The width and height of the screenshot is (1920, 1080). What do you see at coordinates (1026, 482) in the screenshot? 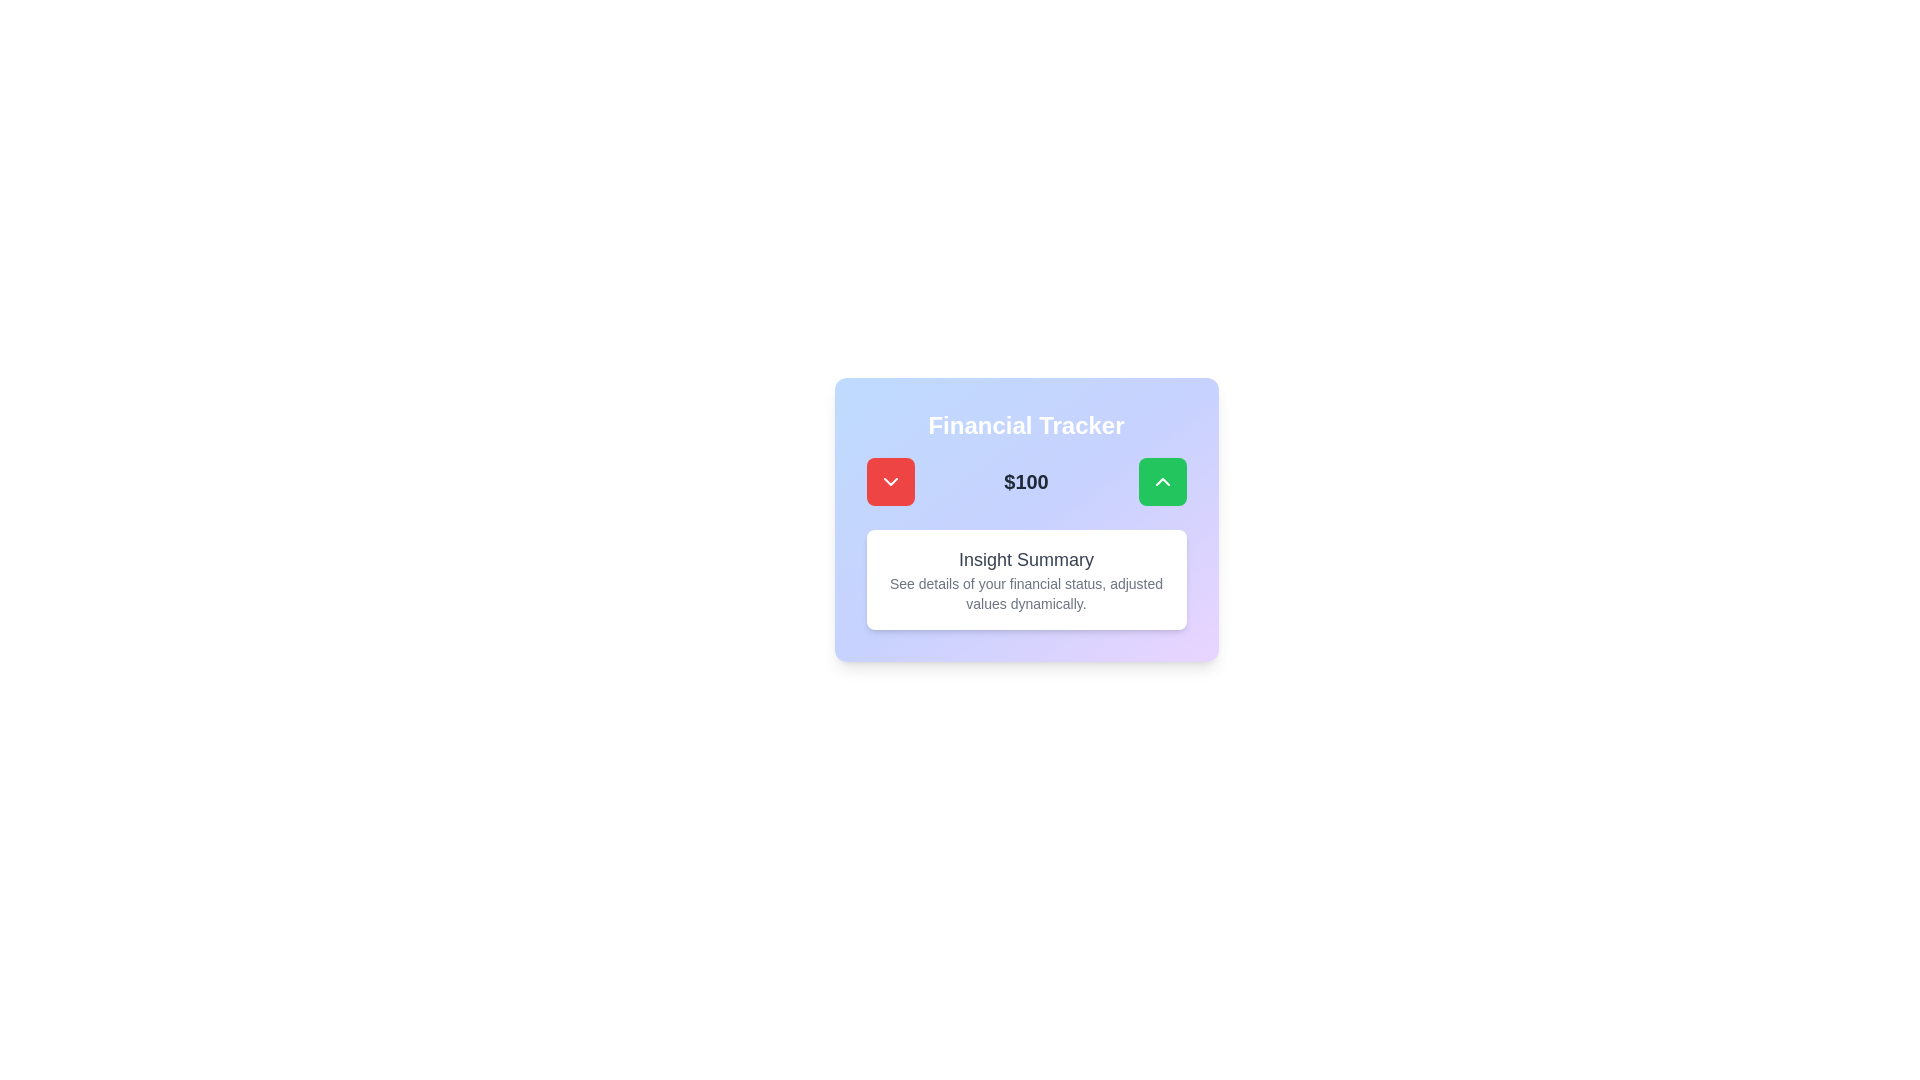
I see `the static text label displaying '$100' which is prominently styled in large bold gray font on a light blue background, located in the 'Financial Tracker' card component` at bounding box center [1026, 482].